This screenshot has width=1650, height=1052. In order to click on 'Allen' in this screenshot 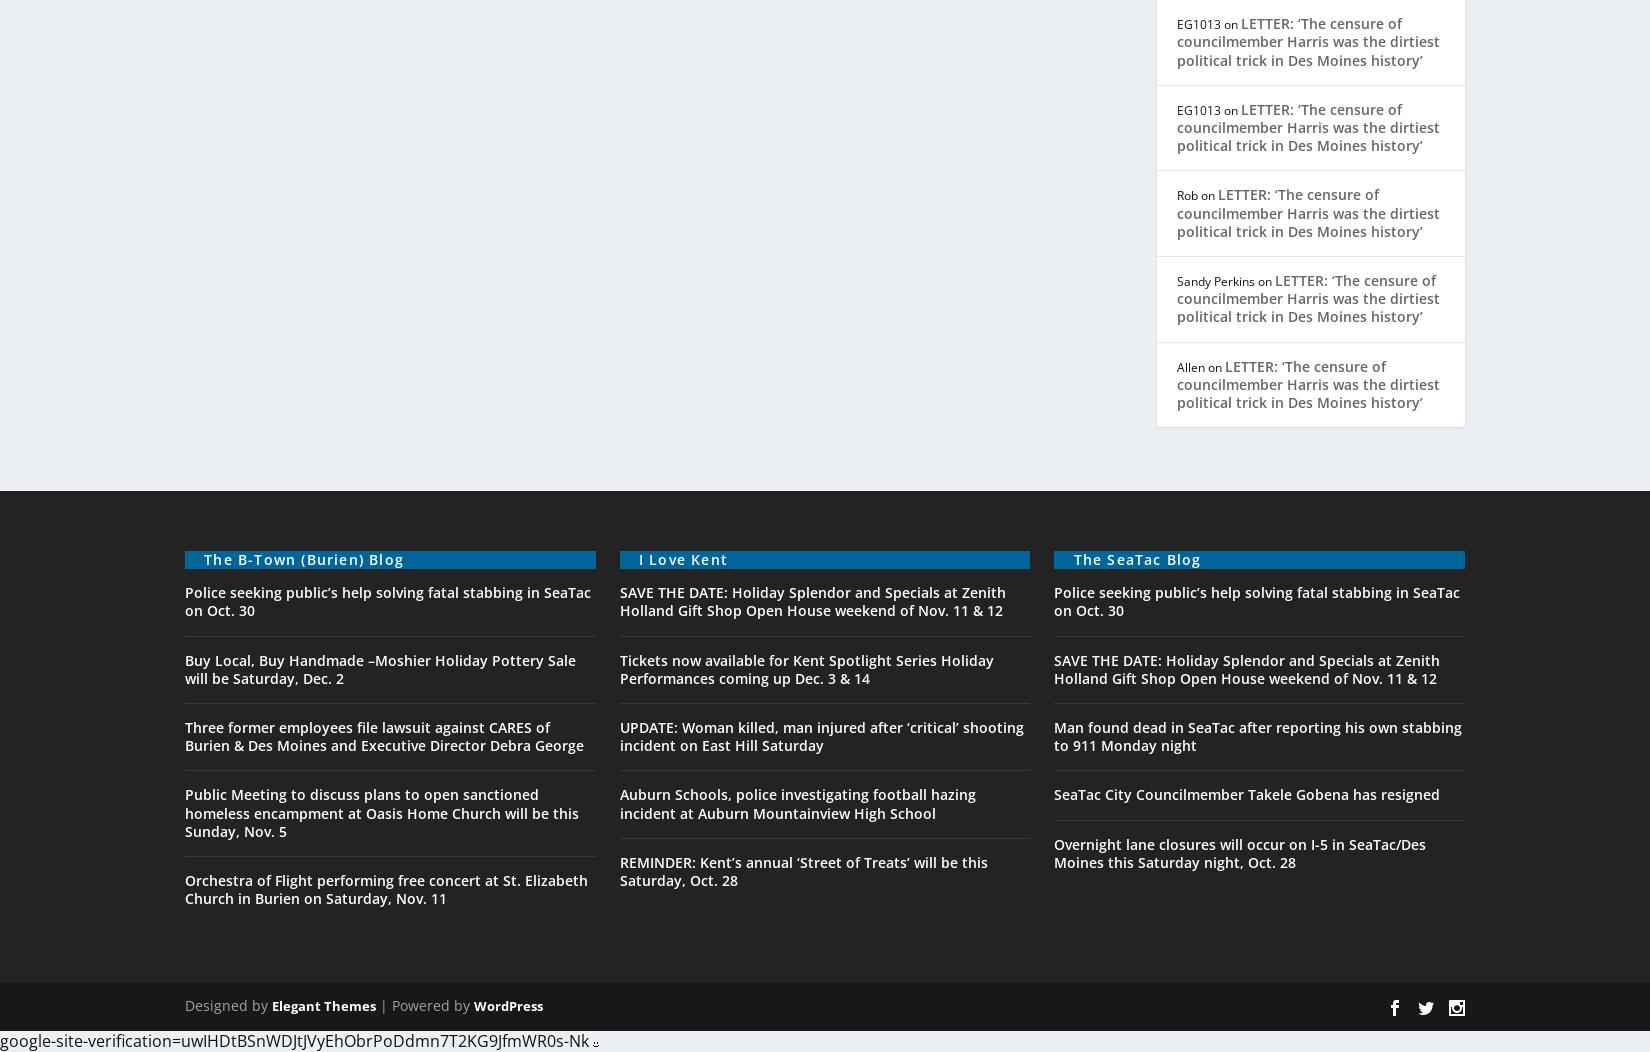, I will do `click(1176, 366)`.